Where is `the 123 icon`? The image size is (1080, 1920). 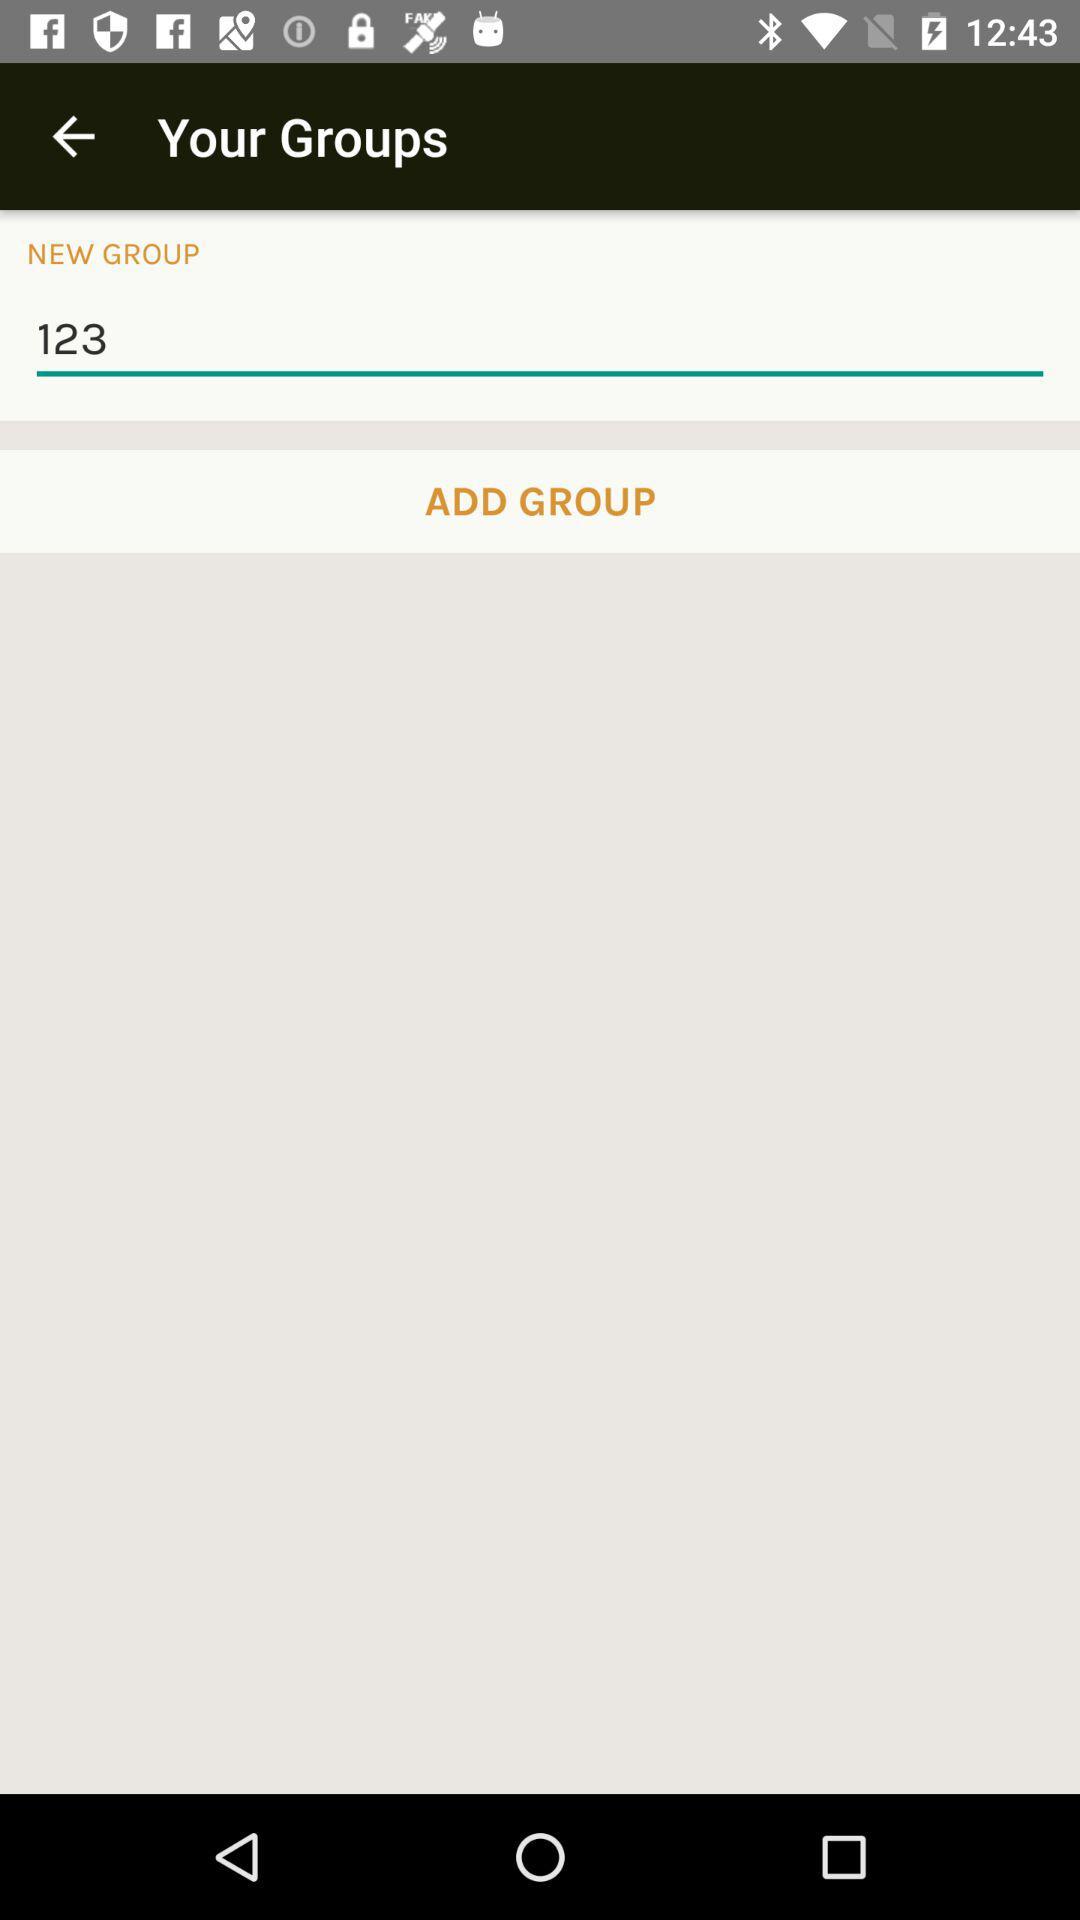
the 123 icon is located at coordinates (540, 340).